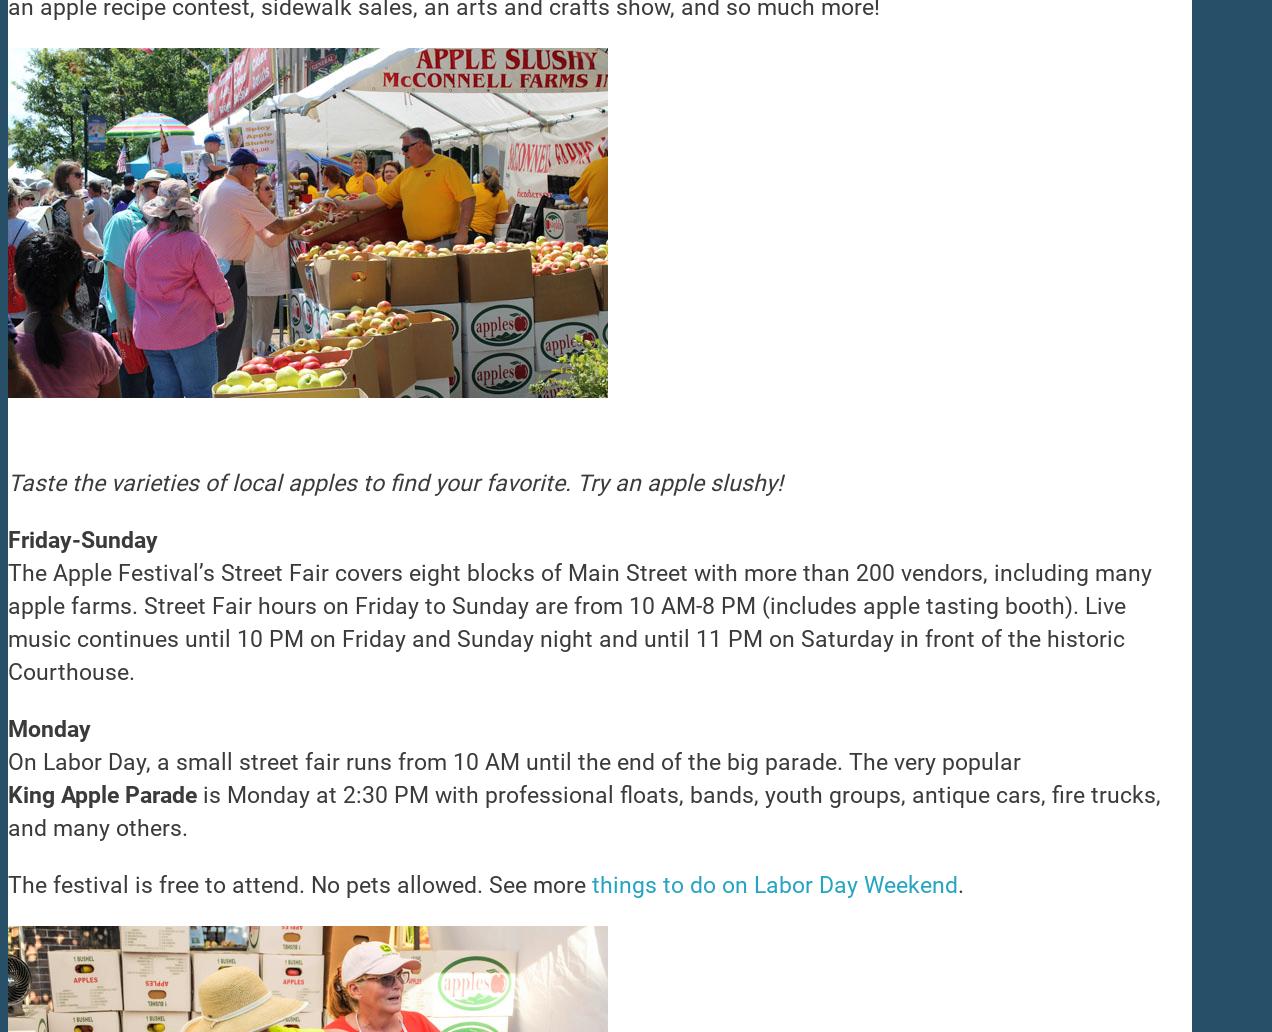  What do you see at coordinates (584, 811) in the screenshot?
I see `'is Monday at 2:30 PM with professional floats, bands, youth groups, antique cars, fire trucks, and many others.'` at bounding box center [584, 811].